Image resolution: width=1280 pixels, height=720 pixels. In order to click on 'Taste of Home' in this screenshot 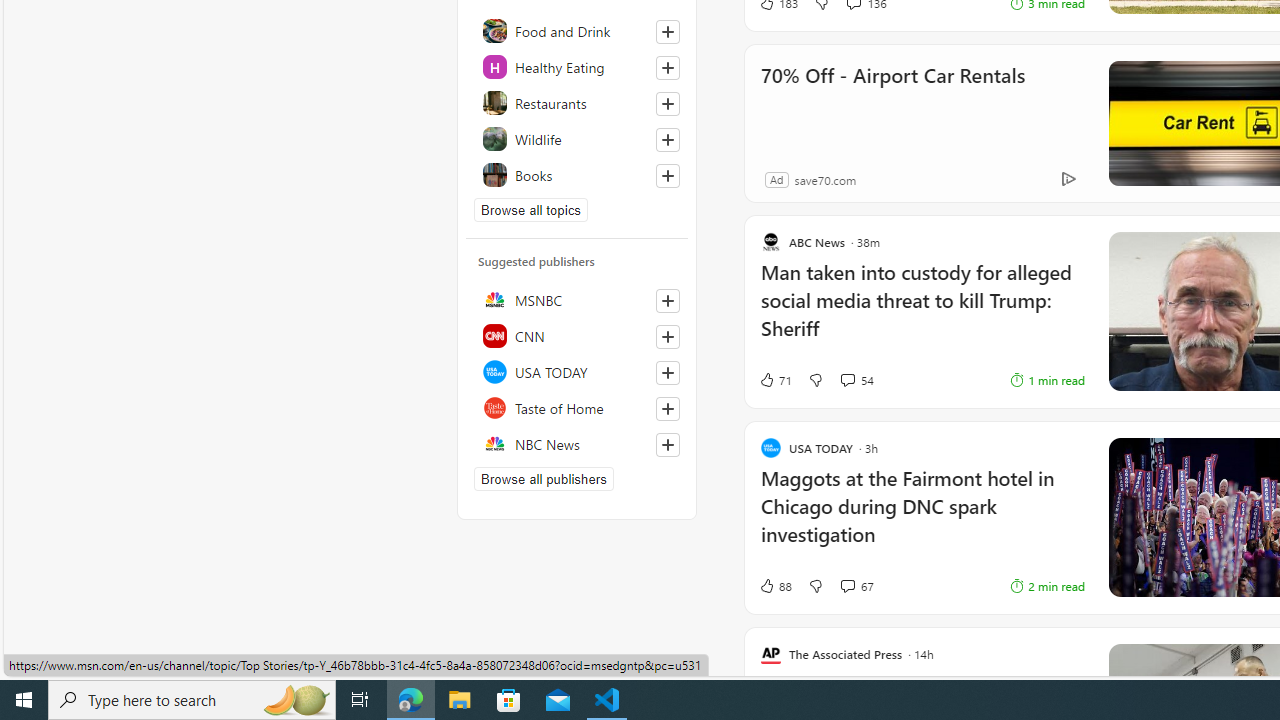, I will do `click(576, 406)`.